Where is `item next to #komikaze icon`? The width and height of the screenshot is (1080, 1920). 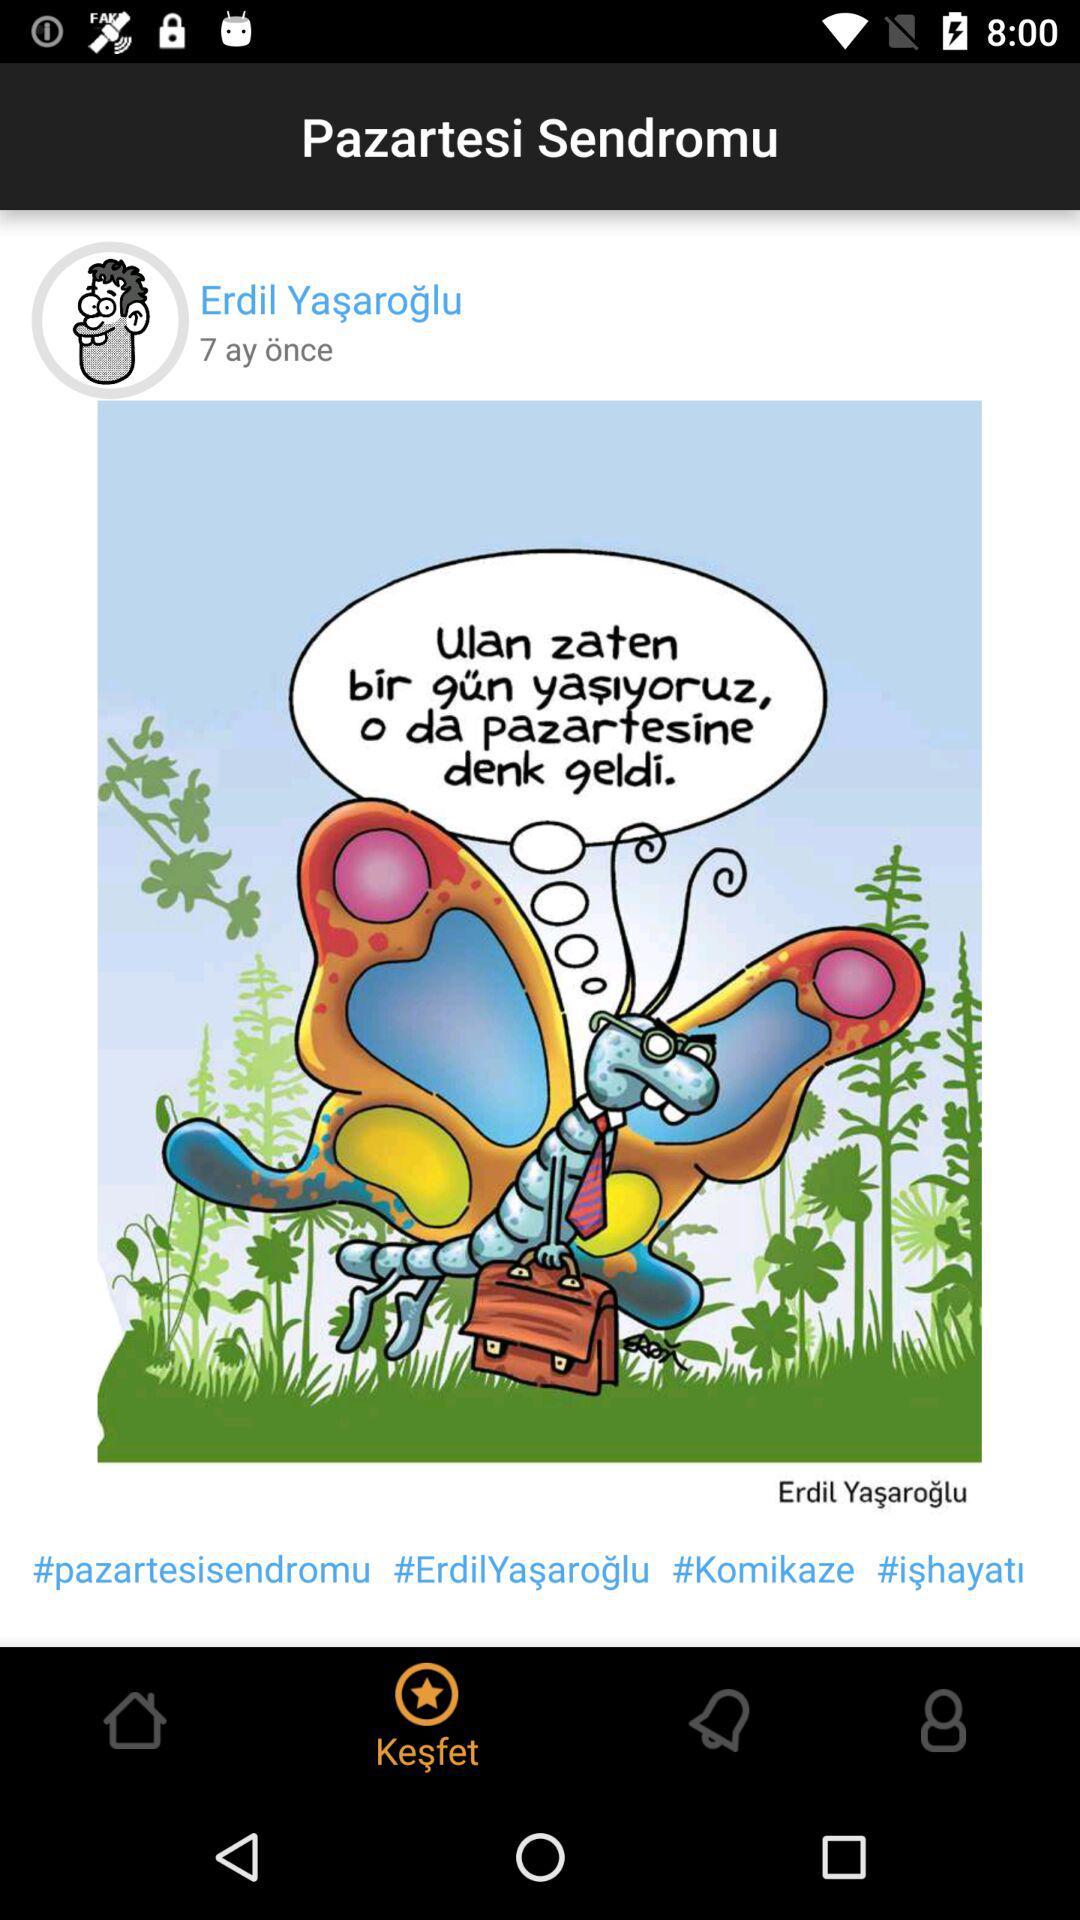 item next to #komikaze icon is located at coordinates (949, 1567).